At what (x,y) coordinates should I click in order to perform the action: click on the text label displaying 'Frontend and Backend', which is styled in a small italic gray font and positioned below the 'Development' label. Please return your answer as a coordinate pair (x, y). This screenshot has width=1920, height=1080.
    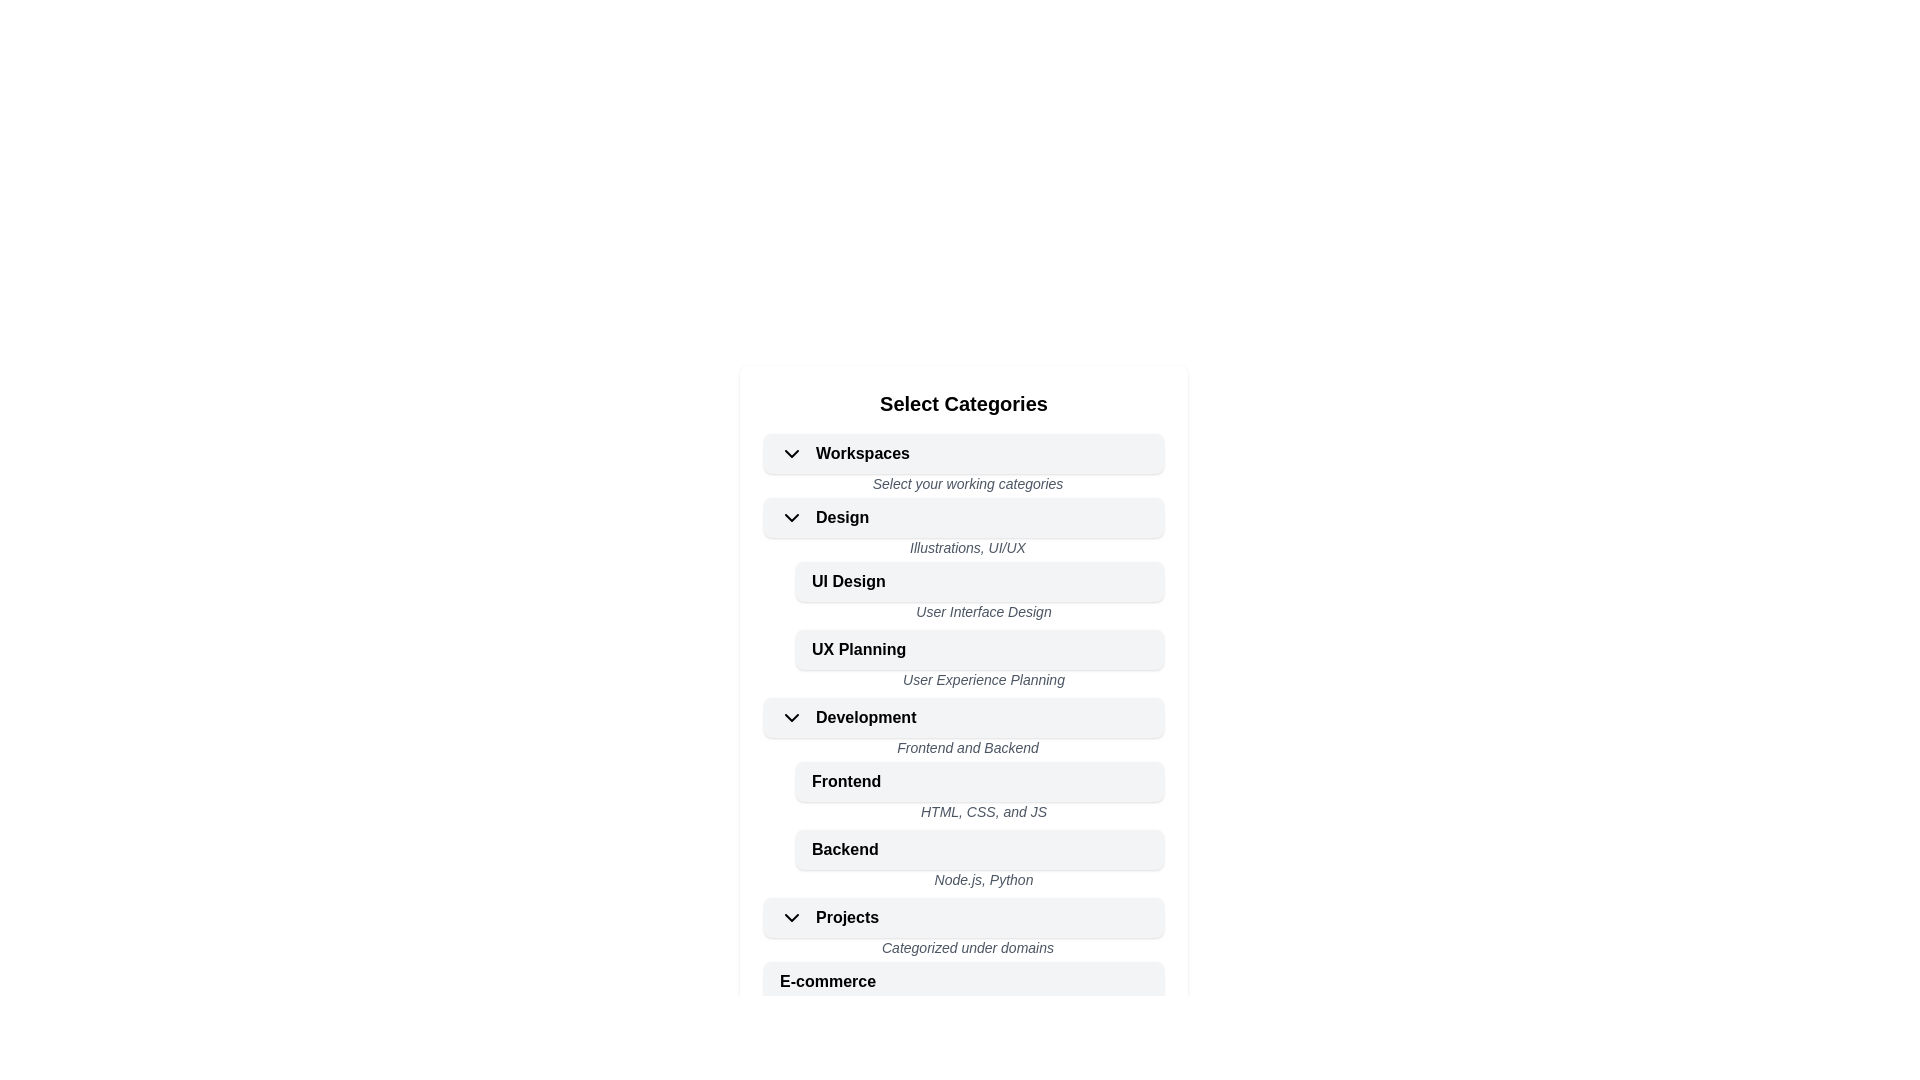
    Looking at the image, I should click on (964, 749).